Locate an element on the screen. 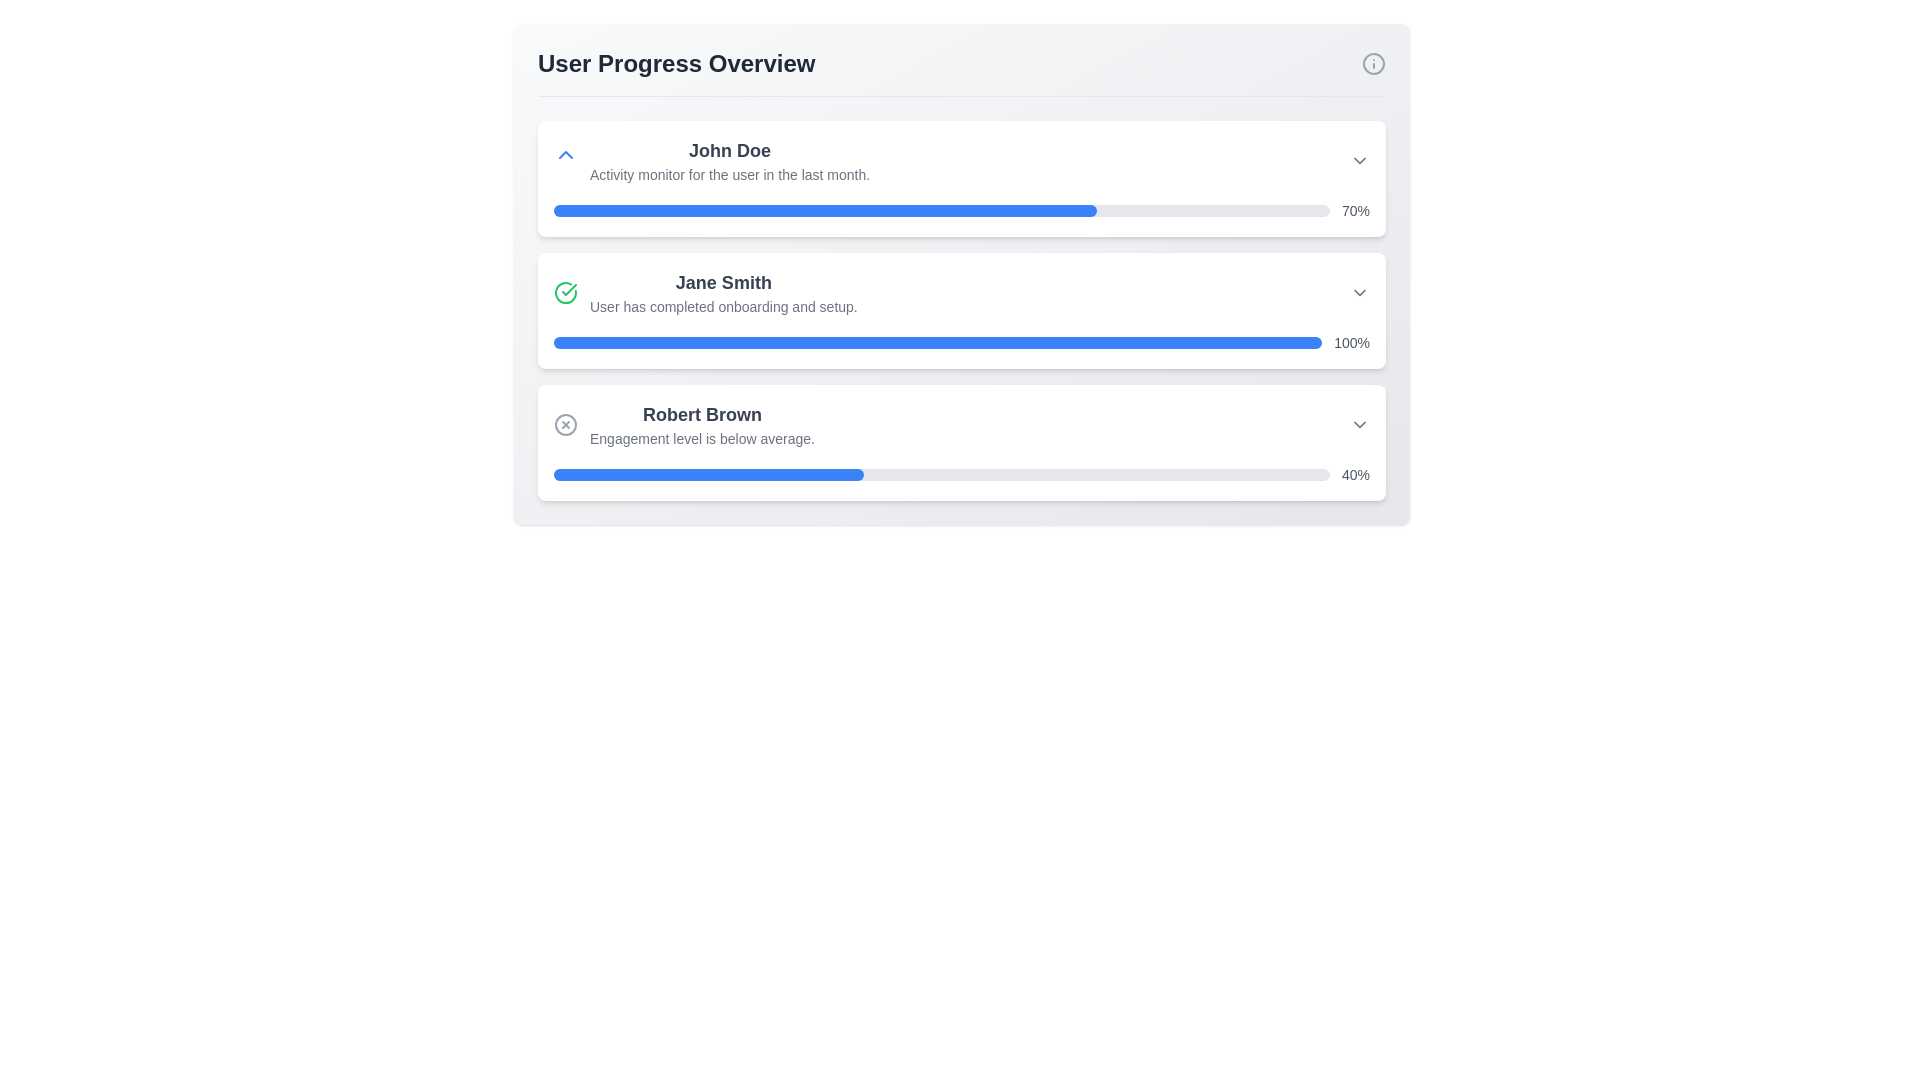 This screenshot has width=1920, height=1080. information displayed in the Summary item indicating the successful completion of onboarding for user 'Jane Smith.' is located at coordinates (705, 293).